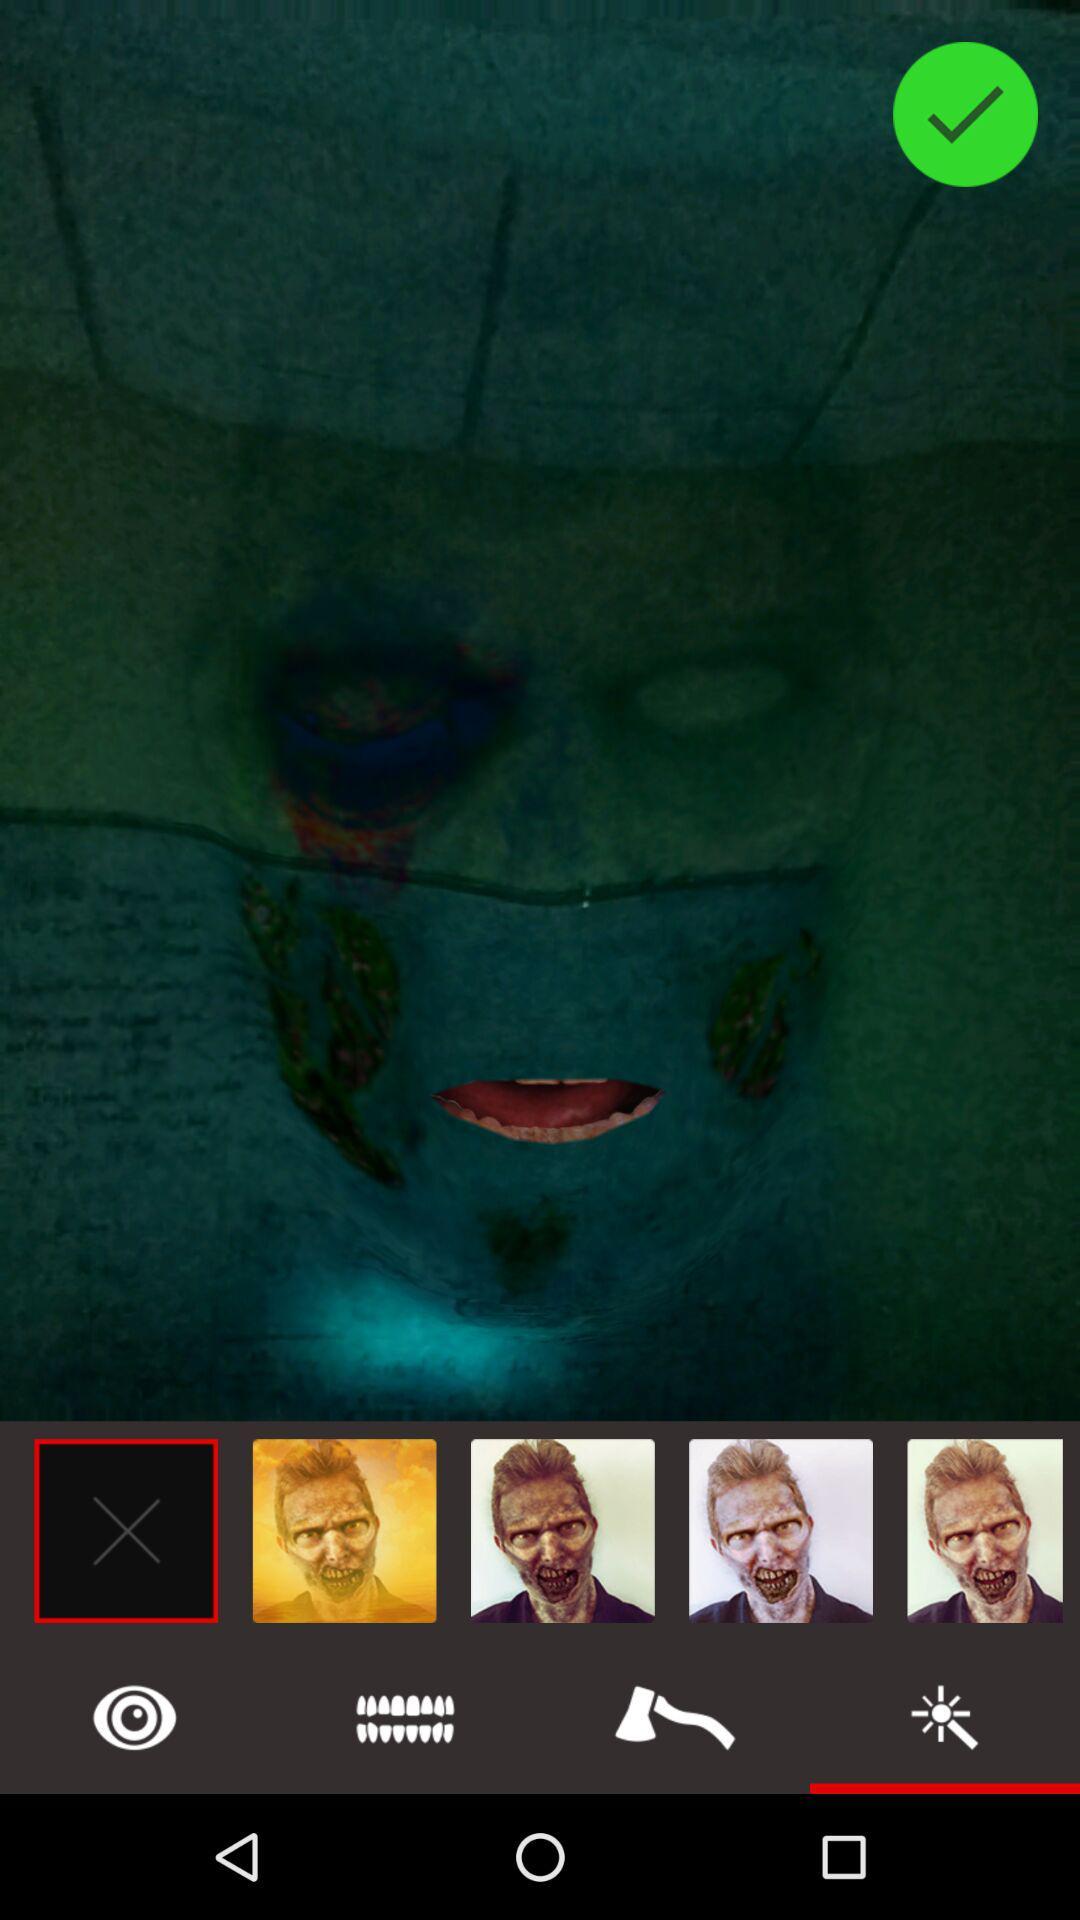 Image resolution: width=1080 pixels, height=1920 pixels. Describe the element at coordinates (405, 1716) in the screenshot. I see `the list icon` at that location.